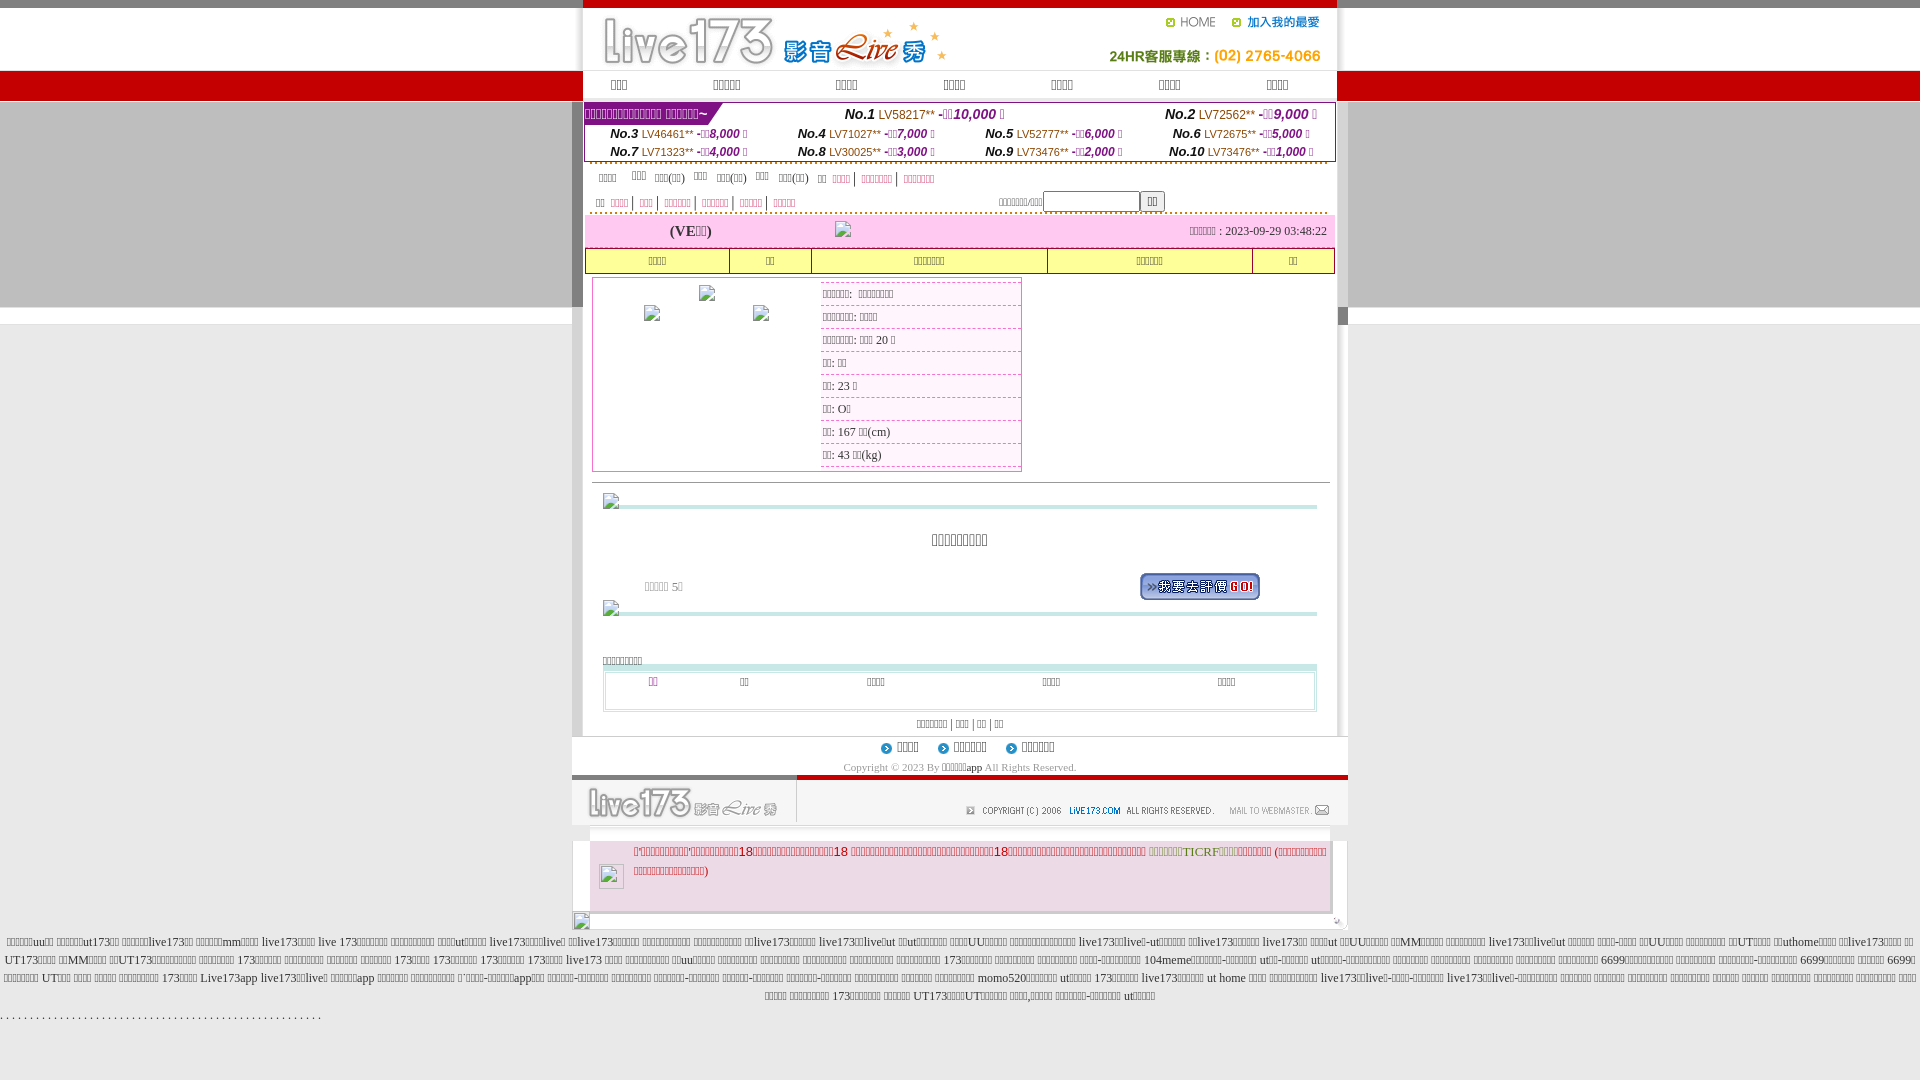  What do you see at coordinates (205, 1014) in the screenshot?
I see `'.'` at bounding box center [205, 1014].